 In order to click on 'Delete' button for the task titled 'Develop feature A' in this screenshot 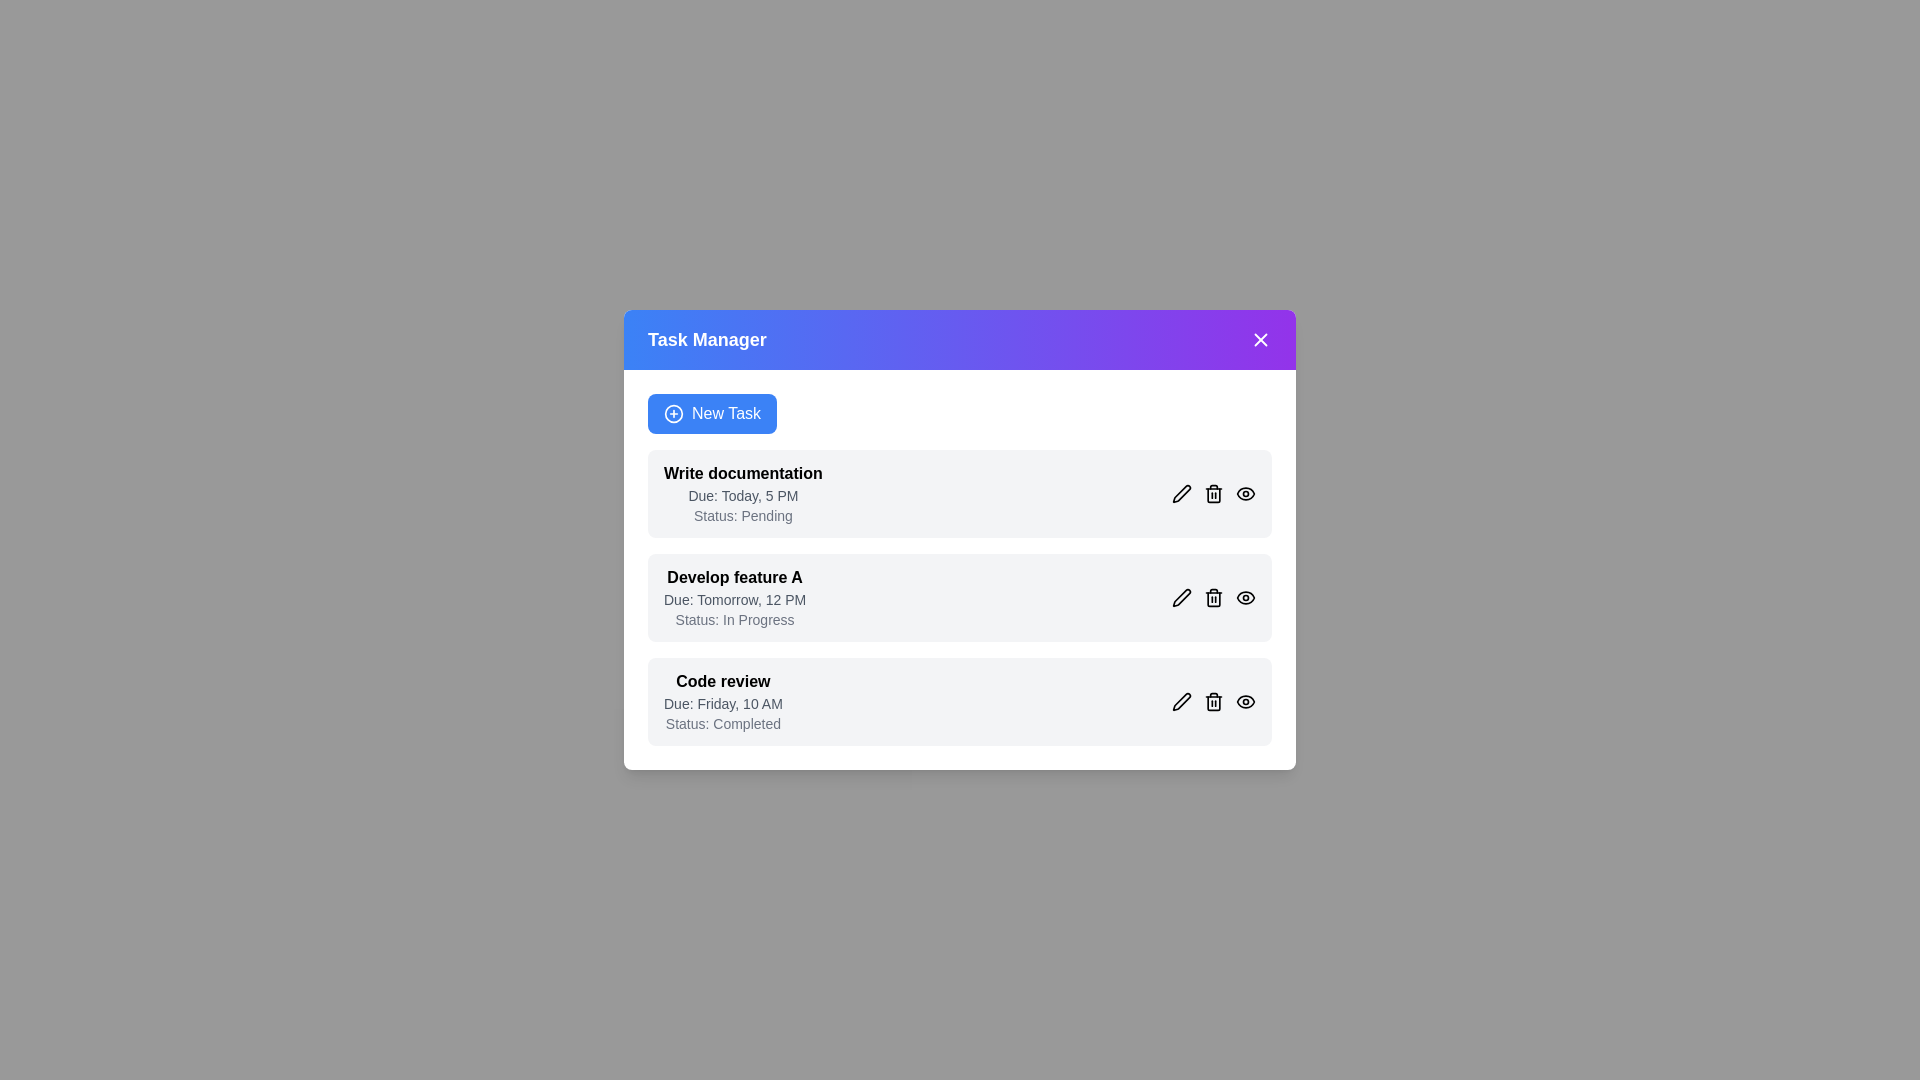, I will do `click(1213, 596)`.